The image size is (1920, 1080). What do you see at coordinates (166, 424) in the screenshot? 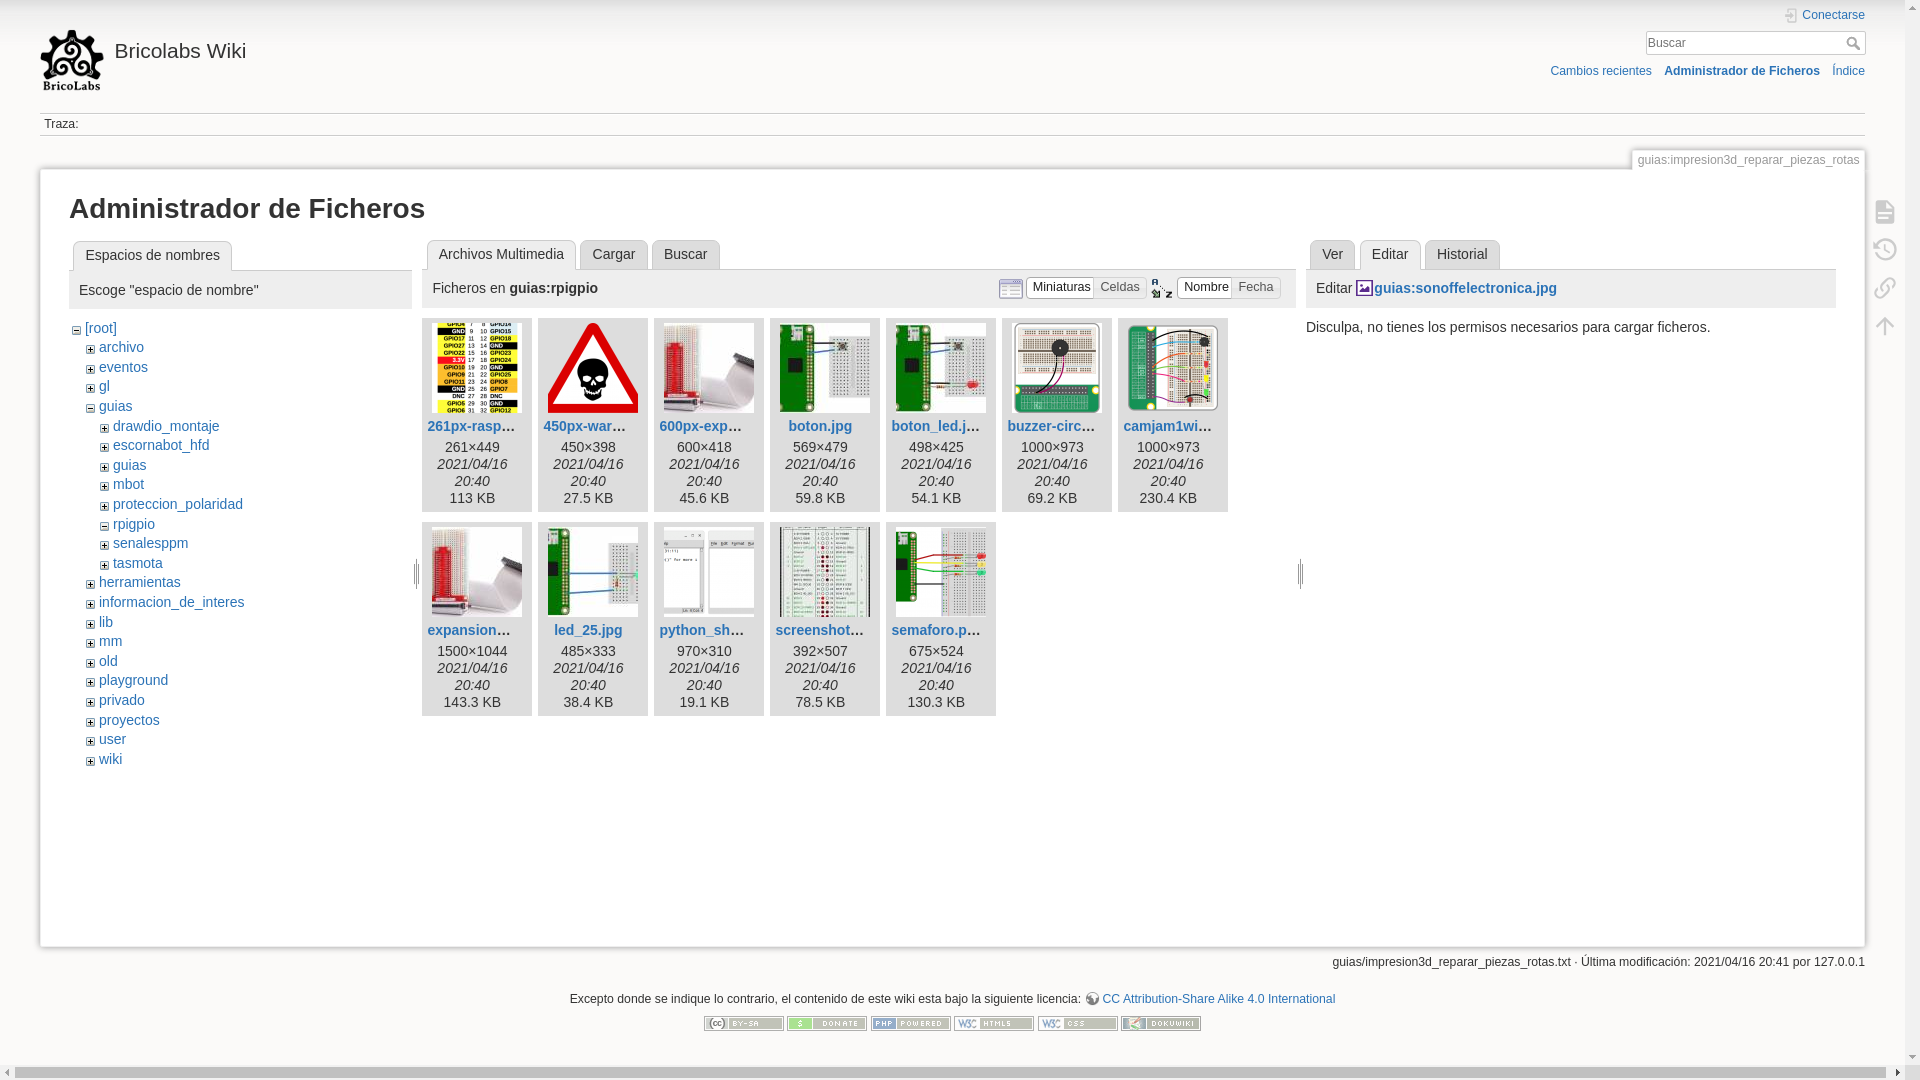
I see `'drawdio_montaje'` at bounding box center [166, 424].